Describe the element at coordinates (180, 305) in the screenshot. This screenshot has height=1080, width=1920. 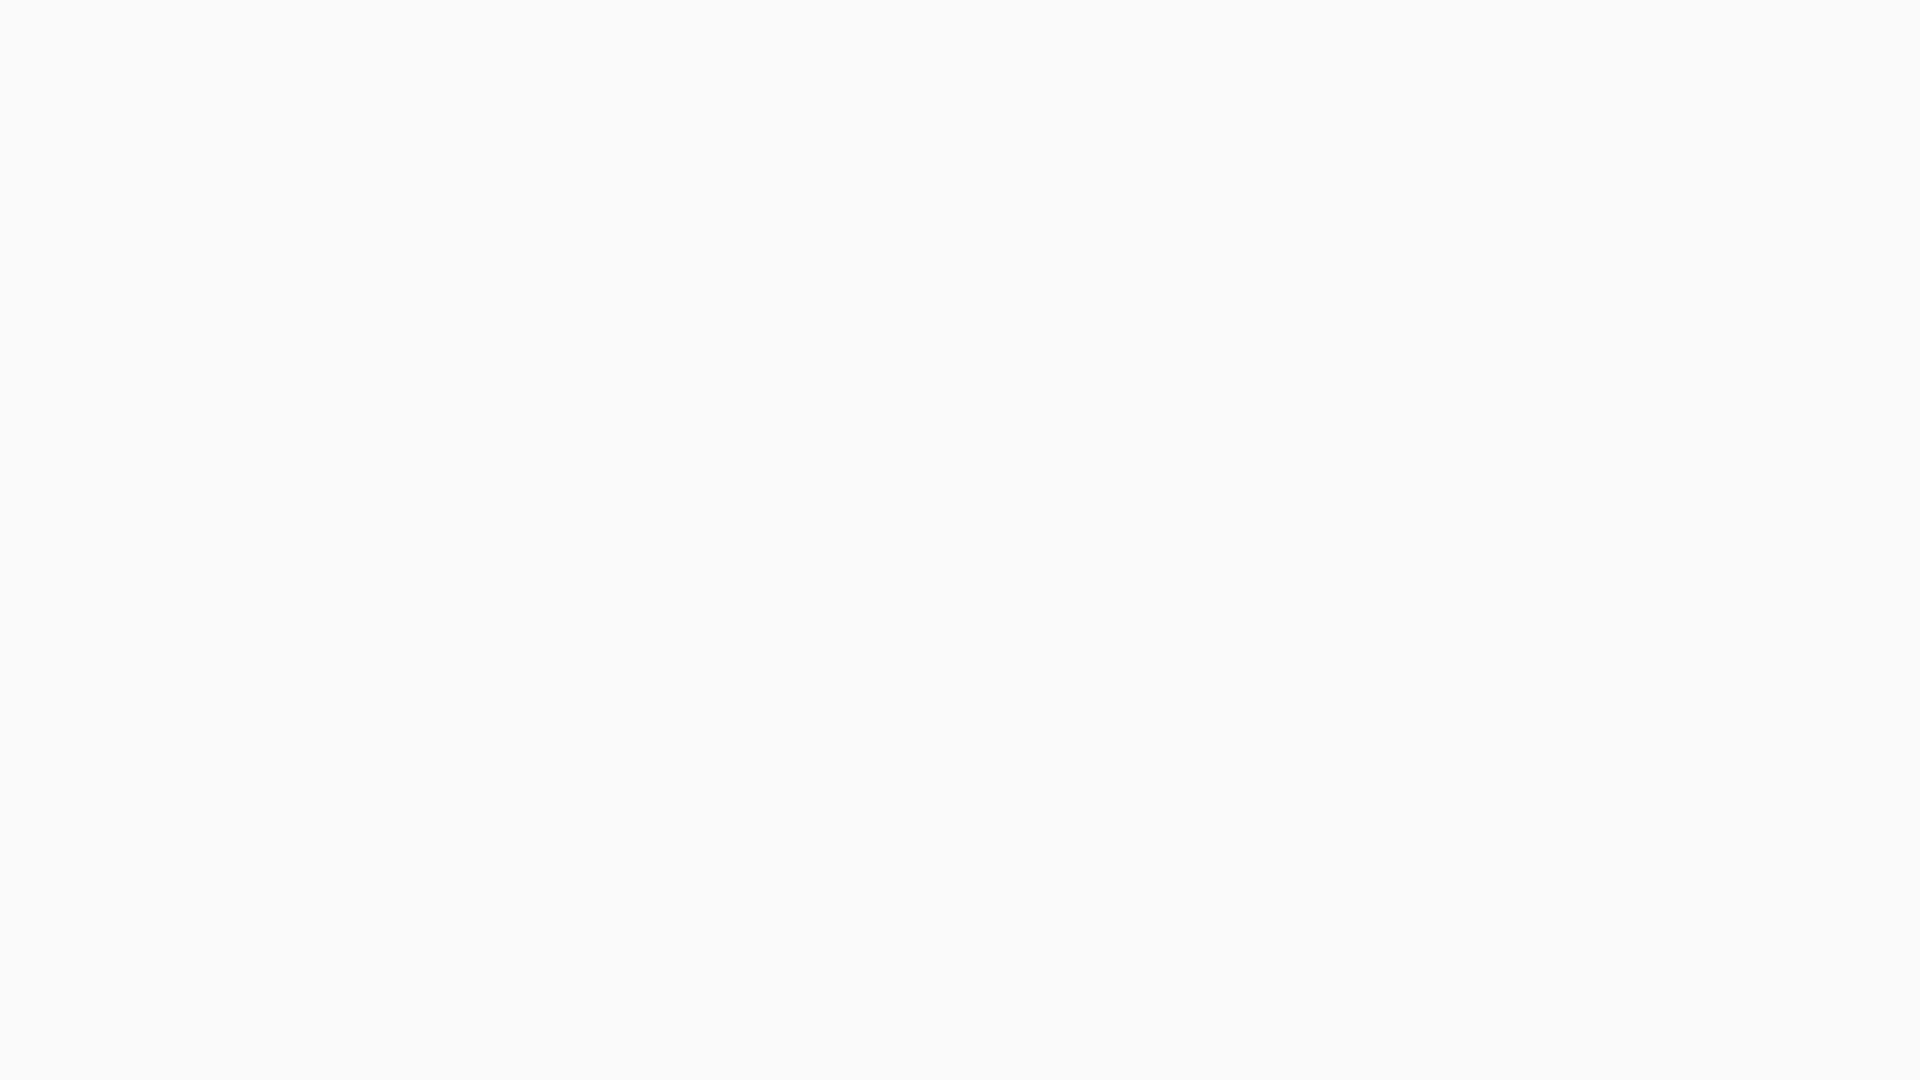
I see `Terms and Policies` at that location.